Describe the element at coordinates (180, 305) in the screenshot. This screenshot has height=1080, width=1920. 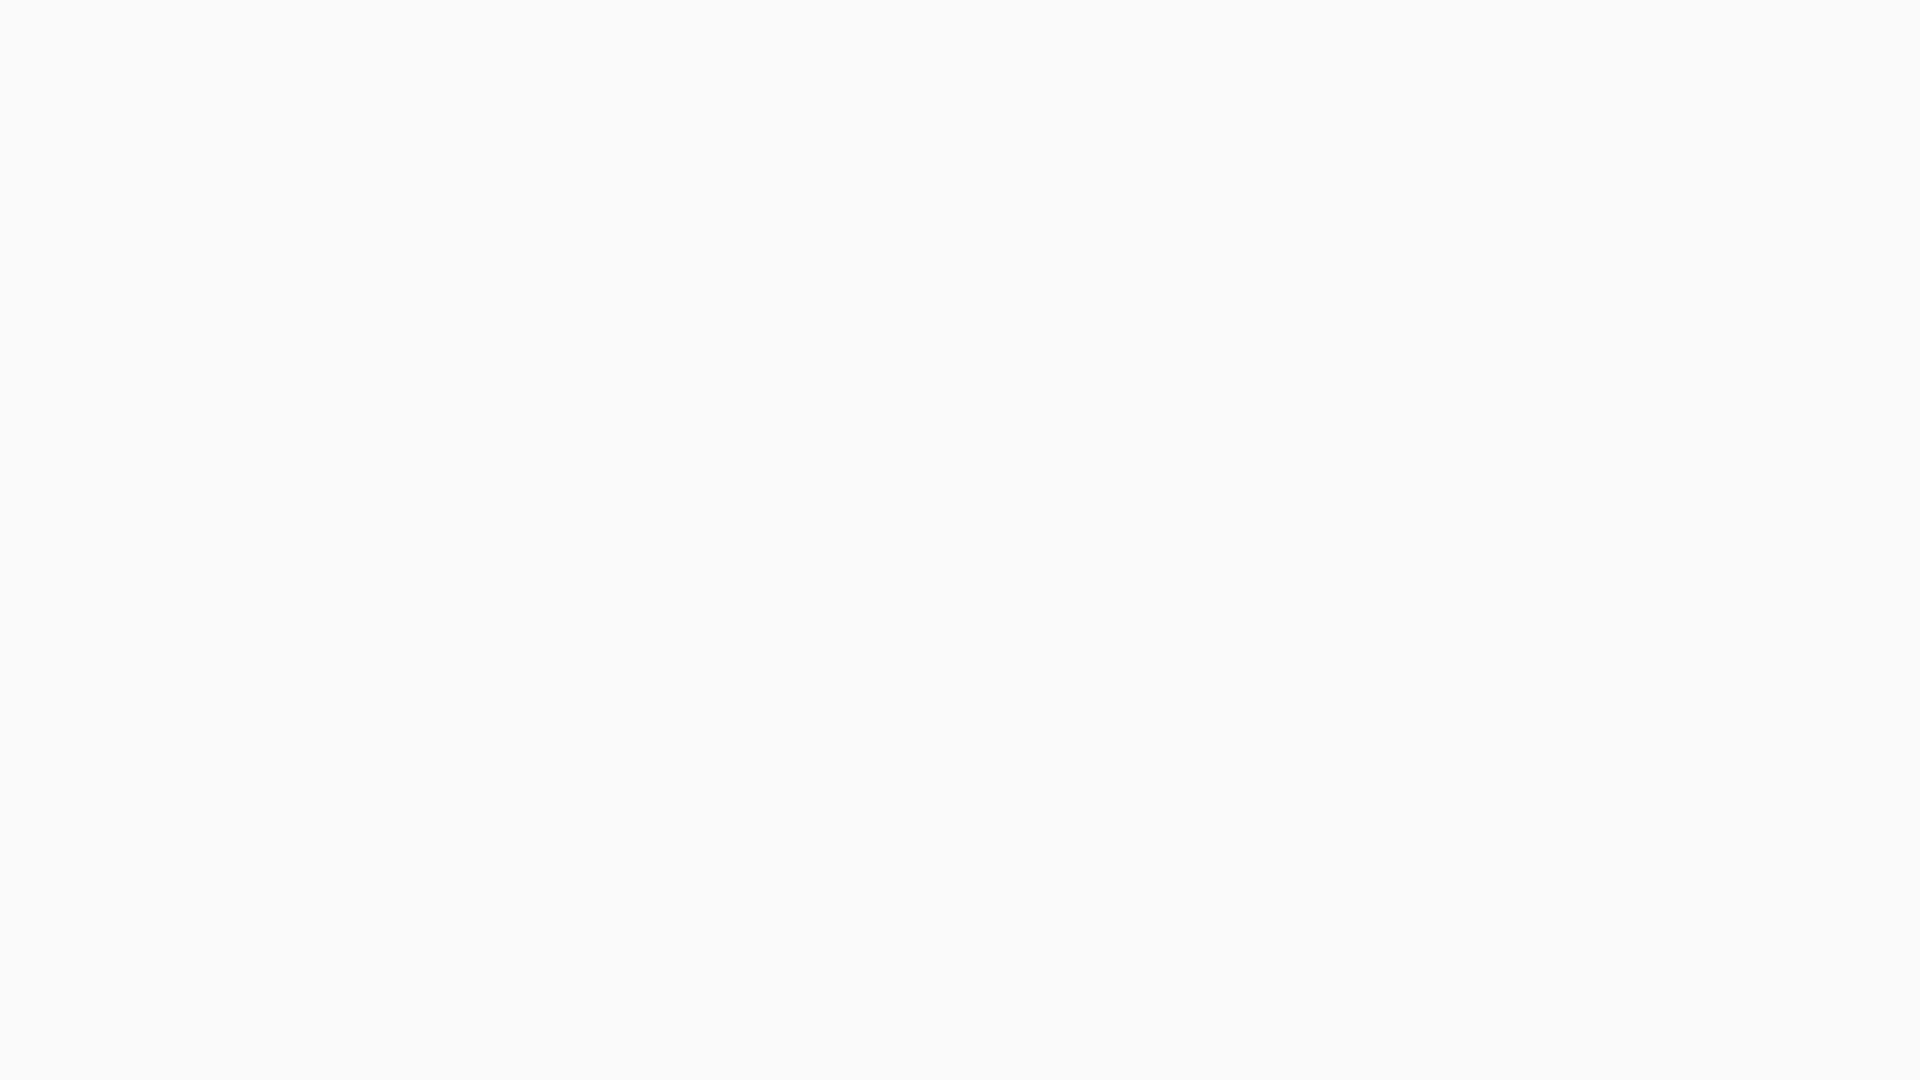
I see `Terms and Policies` at that location.